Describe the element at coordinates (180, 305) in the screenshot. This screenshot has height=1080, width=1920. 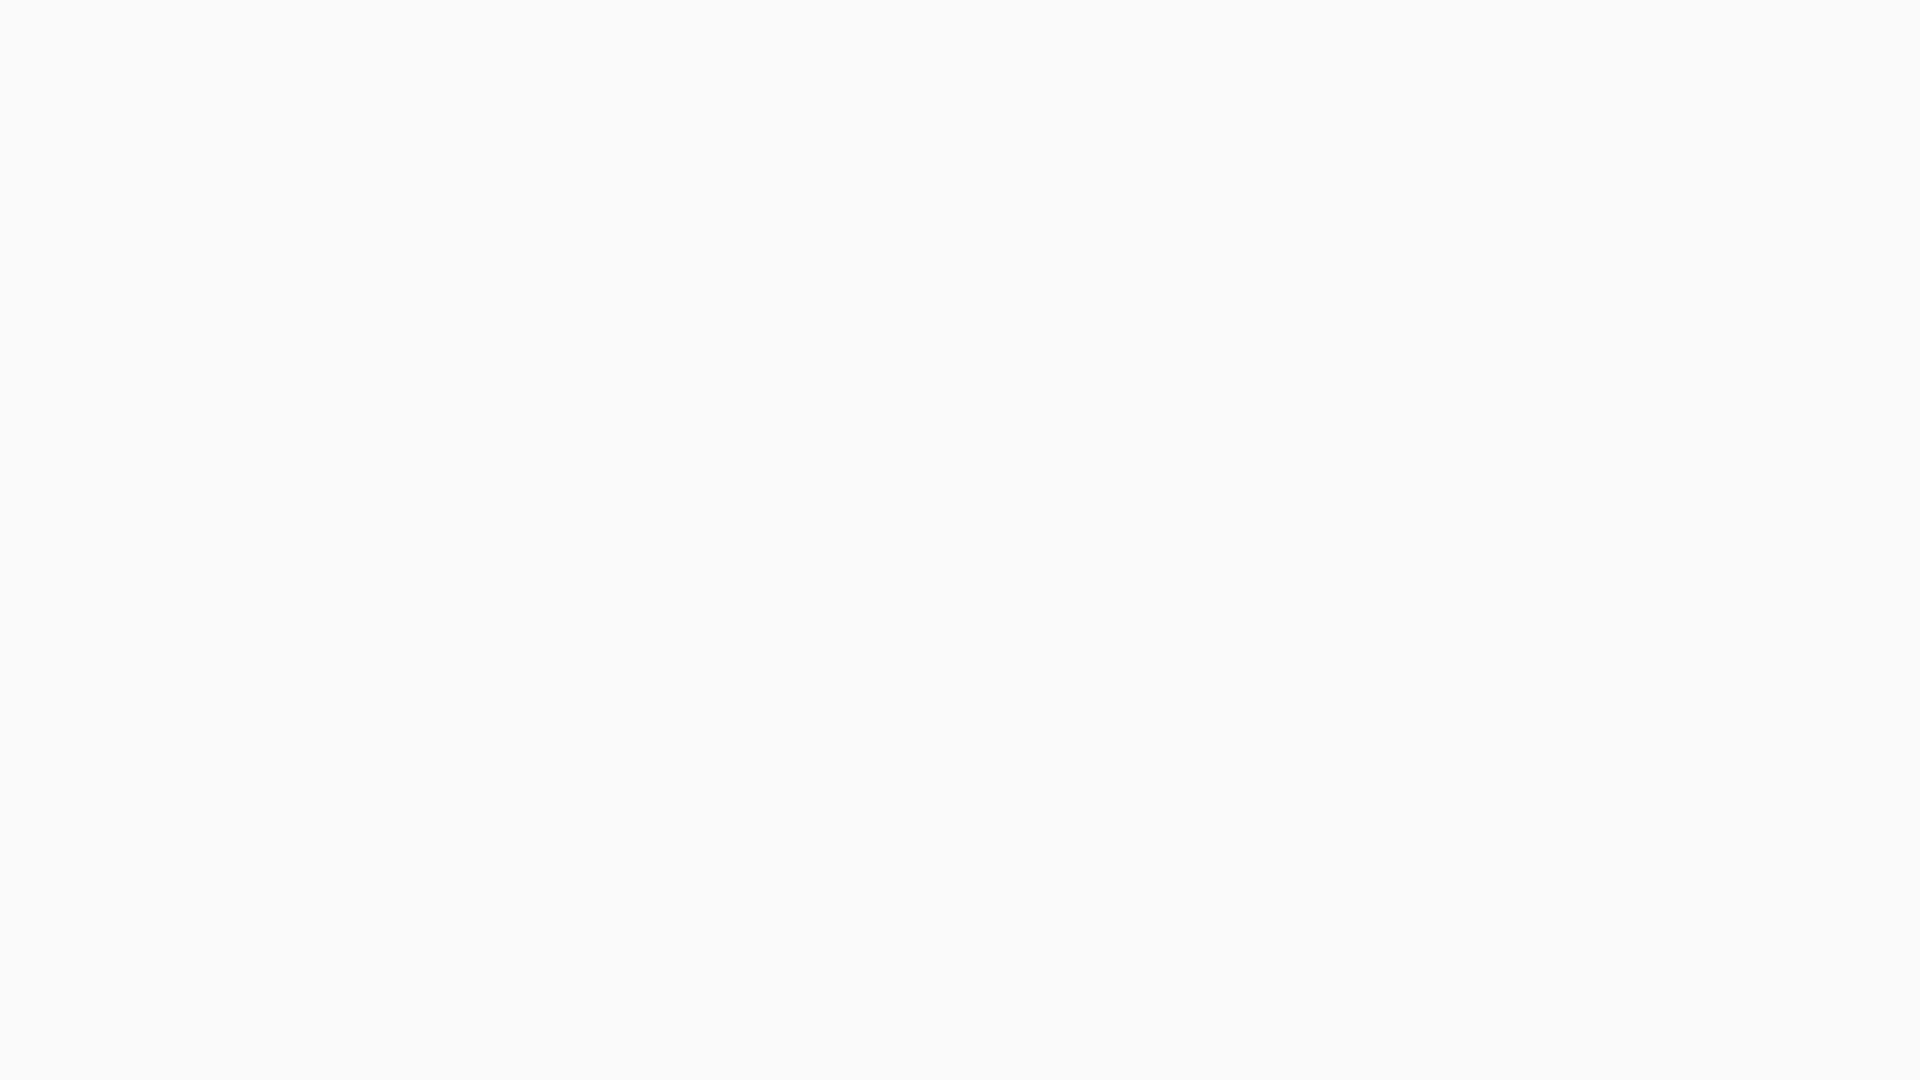
I see `Terms and Policies` at that location.